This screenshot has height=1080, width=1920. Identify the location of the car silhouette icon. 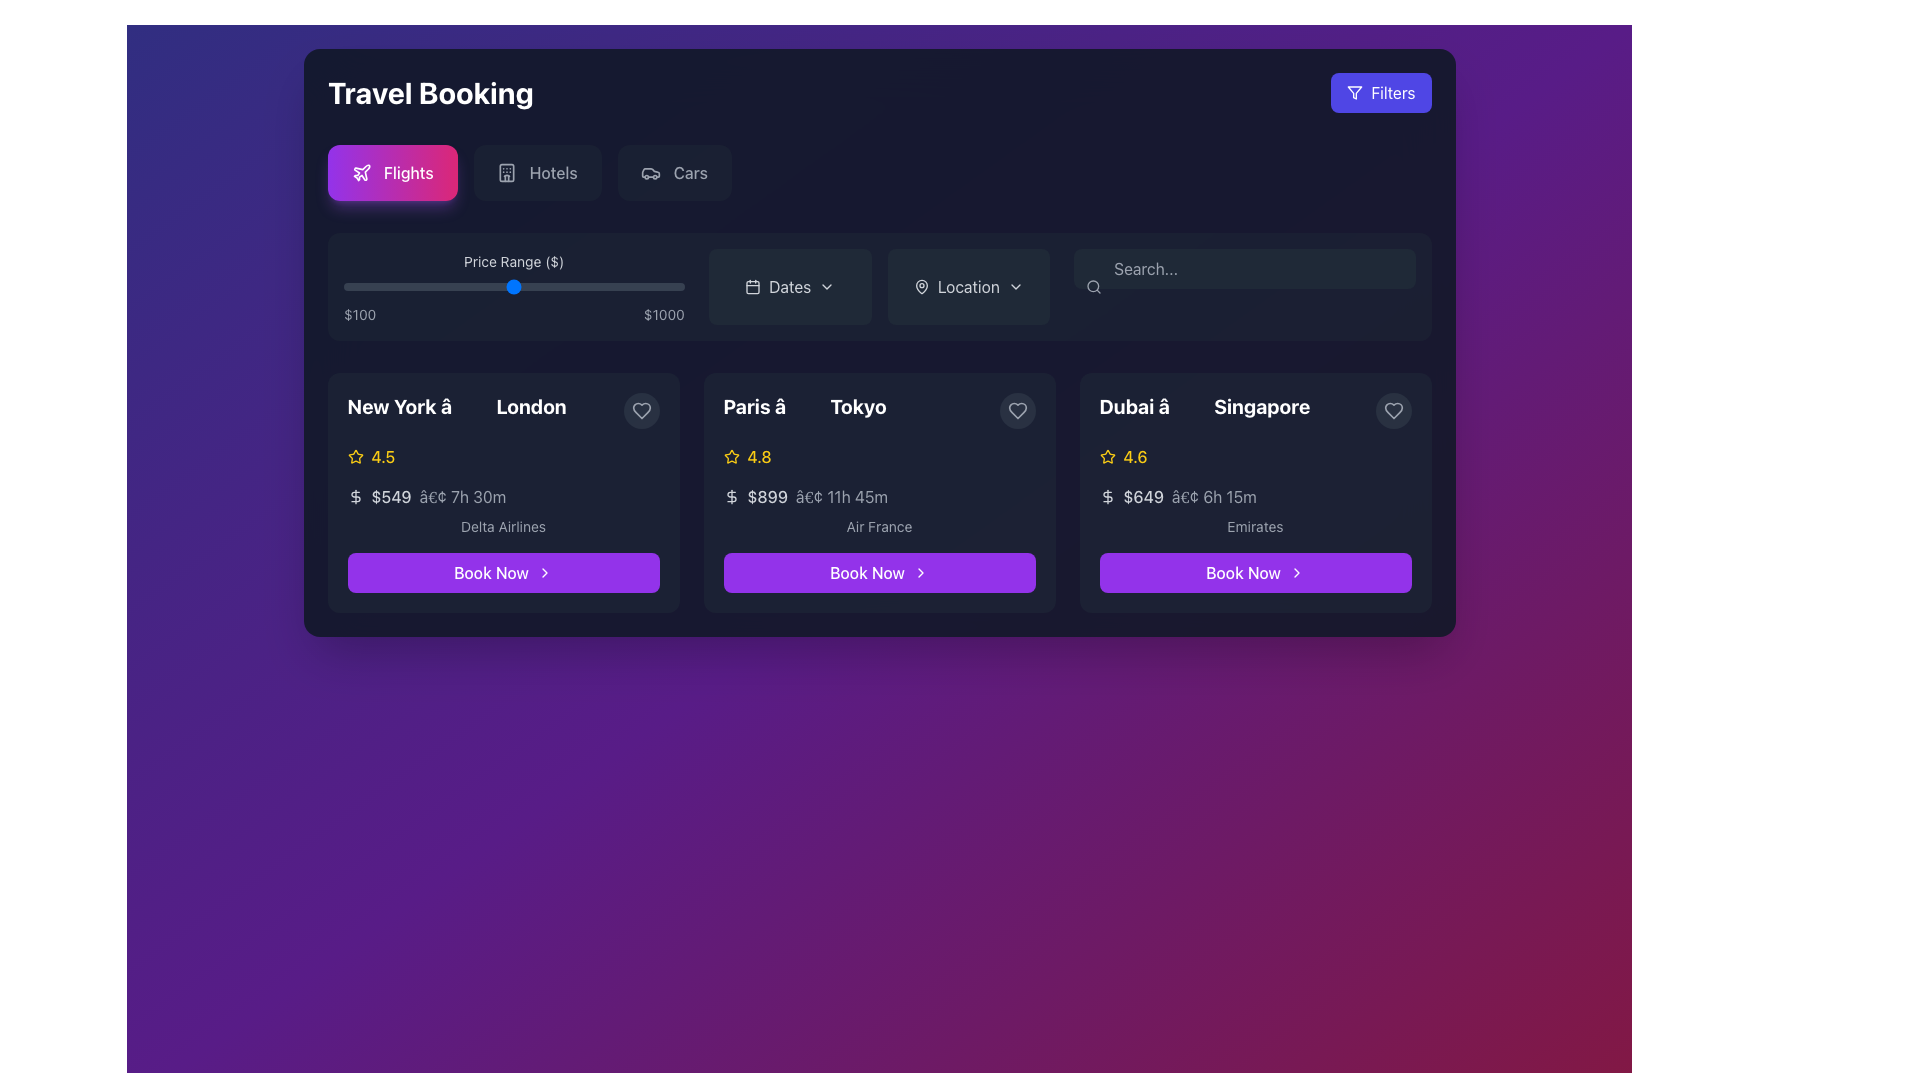
(651, 172).